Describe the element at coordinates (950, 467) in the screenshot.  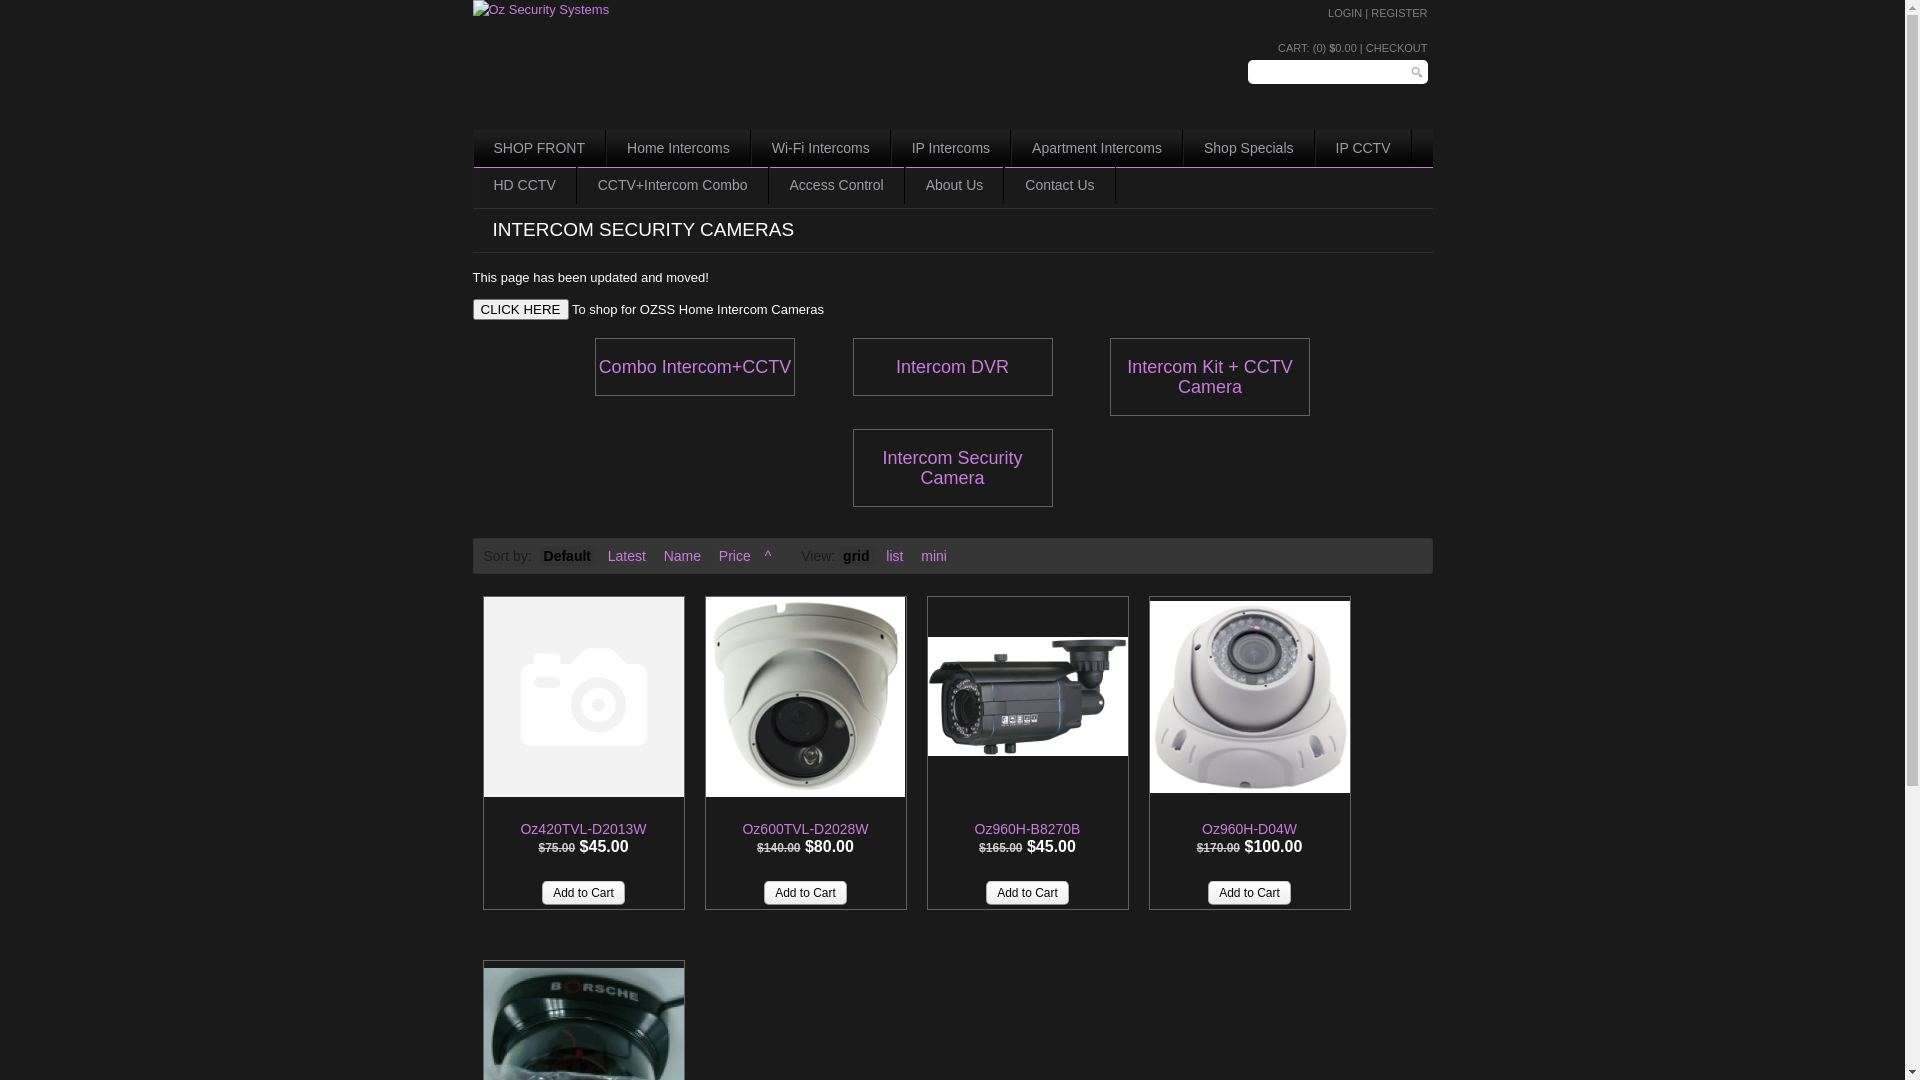
I see `'Intercom Security Camera'` at that location.